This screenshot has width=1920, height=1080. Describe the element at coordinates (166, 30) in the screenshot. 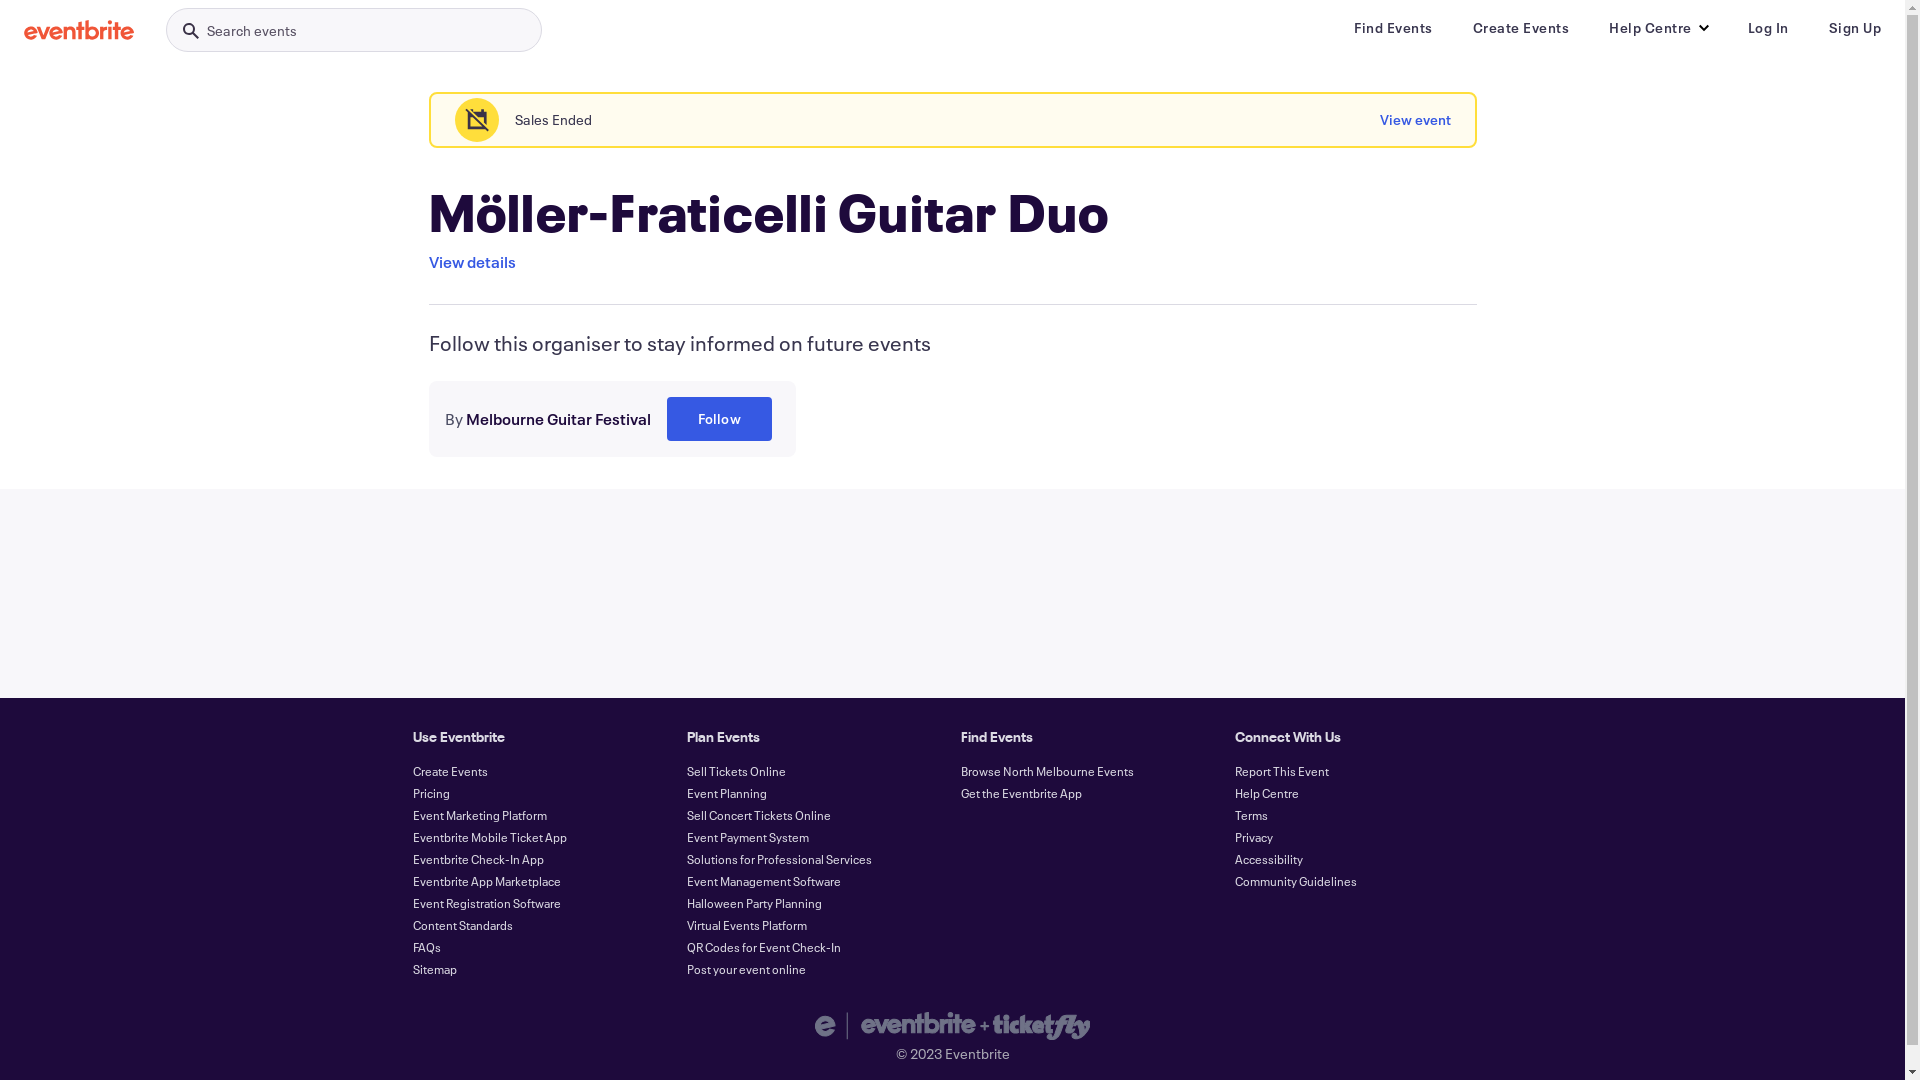

I see `'Search events'` at that location.